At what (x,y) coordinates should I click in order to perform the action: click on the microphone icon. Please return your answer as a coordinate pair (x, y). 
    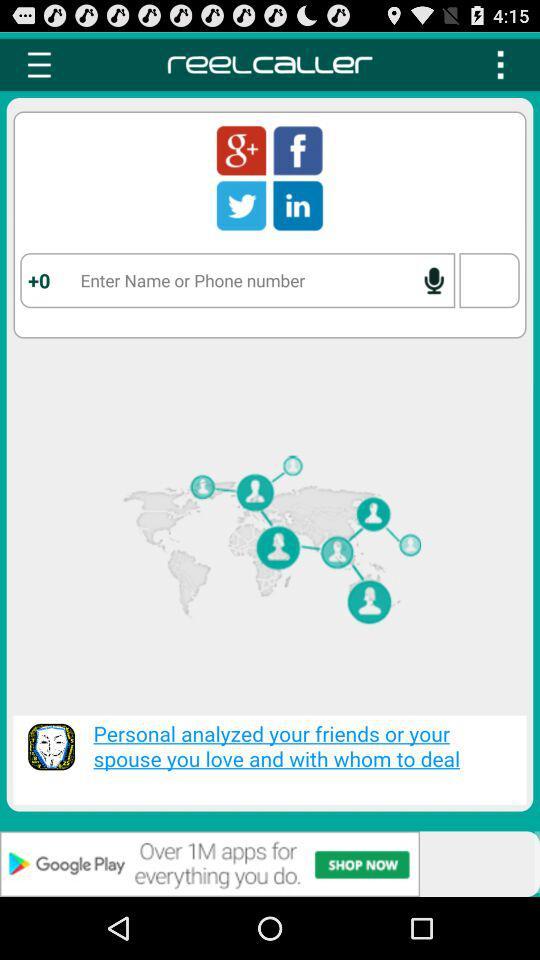
    Looking at the image, I should click on (433, 299).